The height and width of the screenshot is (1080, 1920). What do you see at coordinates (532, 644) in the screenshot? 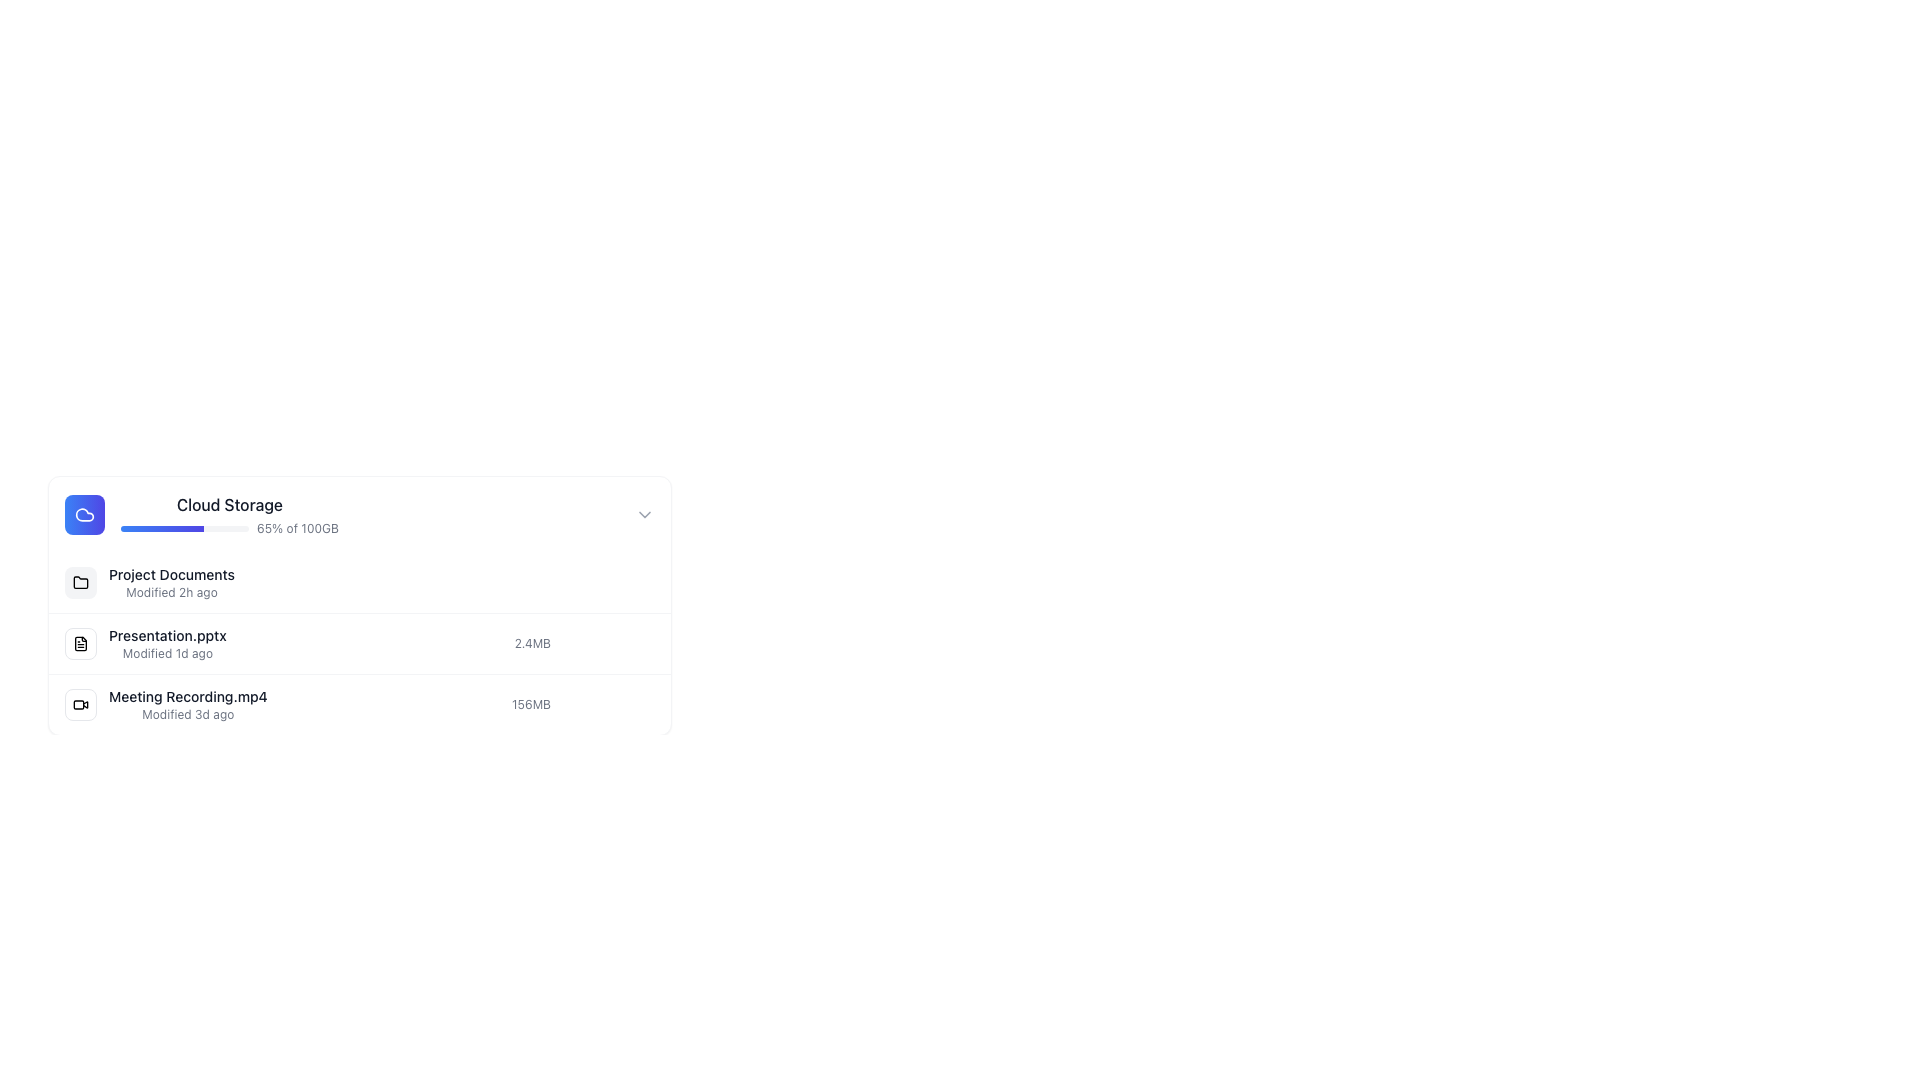
I see `the text label displaying the file size located to the right of 'Presentation.pptx' in the file manager interface` at bounding box center [532, 644].